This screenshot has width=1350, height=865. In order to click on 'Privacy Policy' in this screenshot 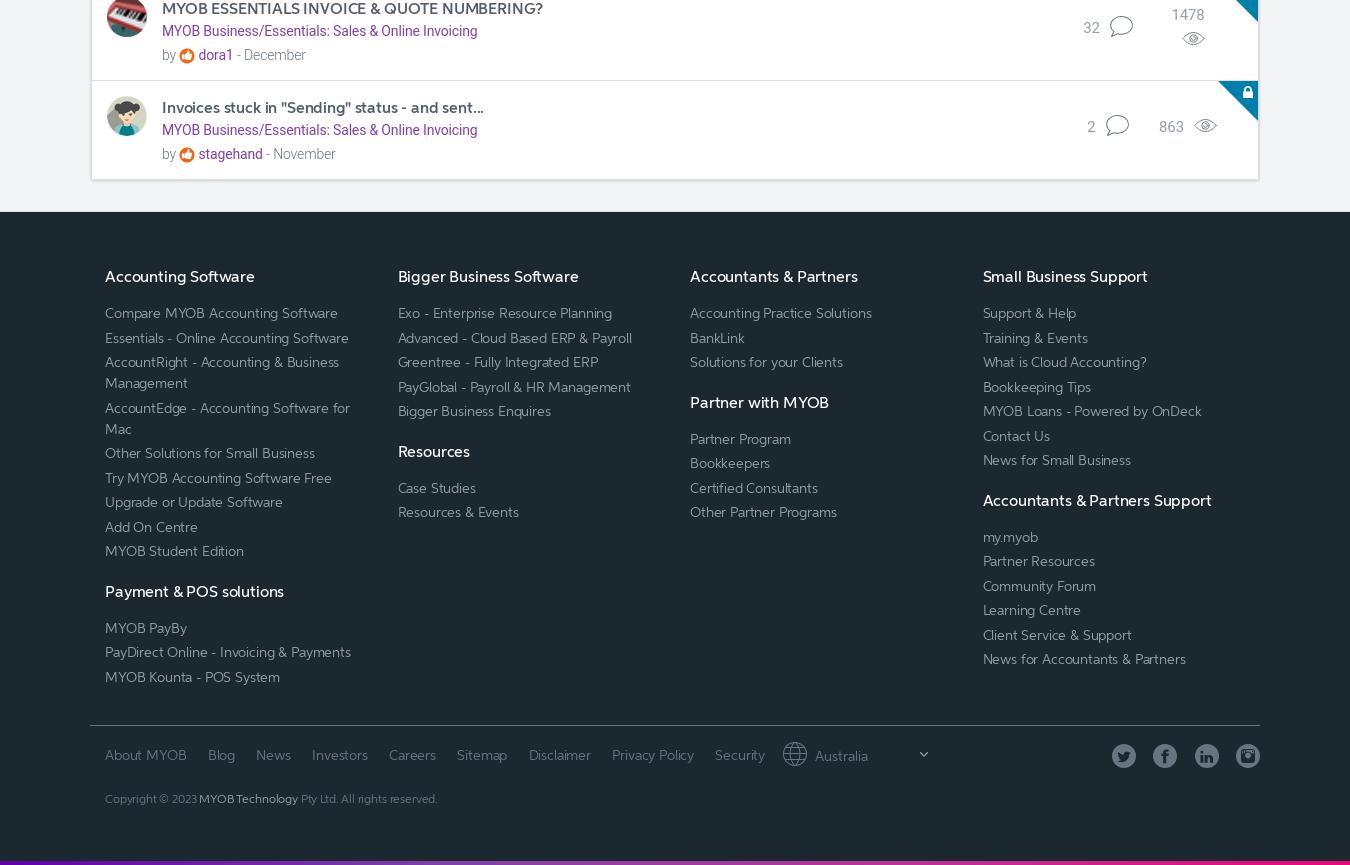, I will do `click(652, 752)`.